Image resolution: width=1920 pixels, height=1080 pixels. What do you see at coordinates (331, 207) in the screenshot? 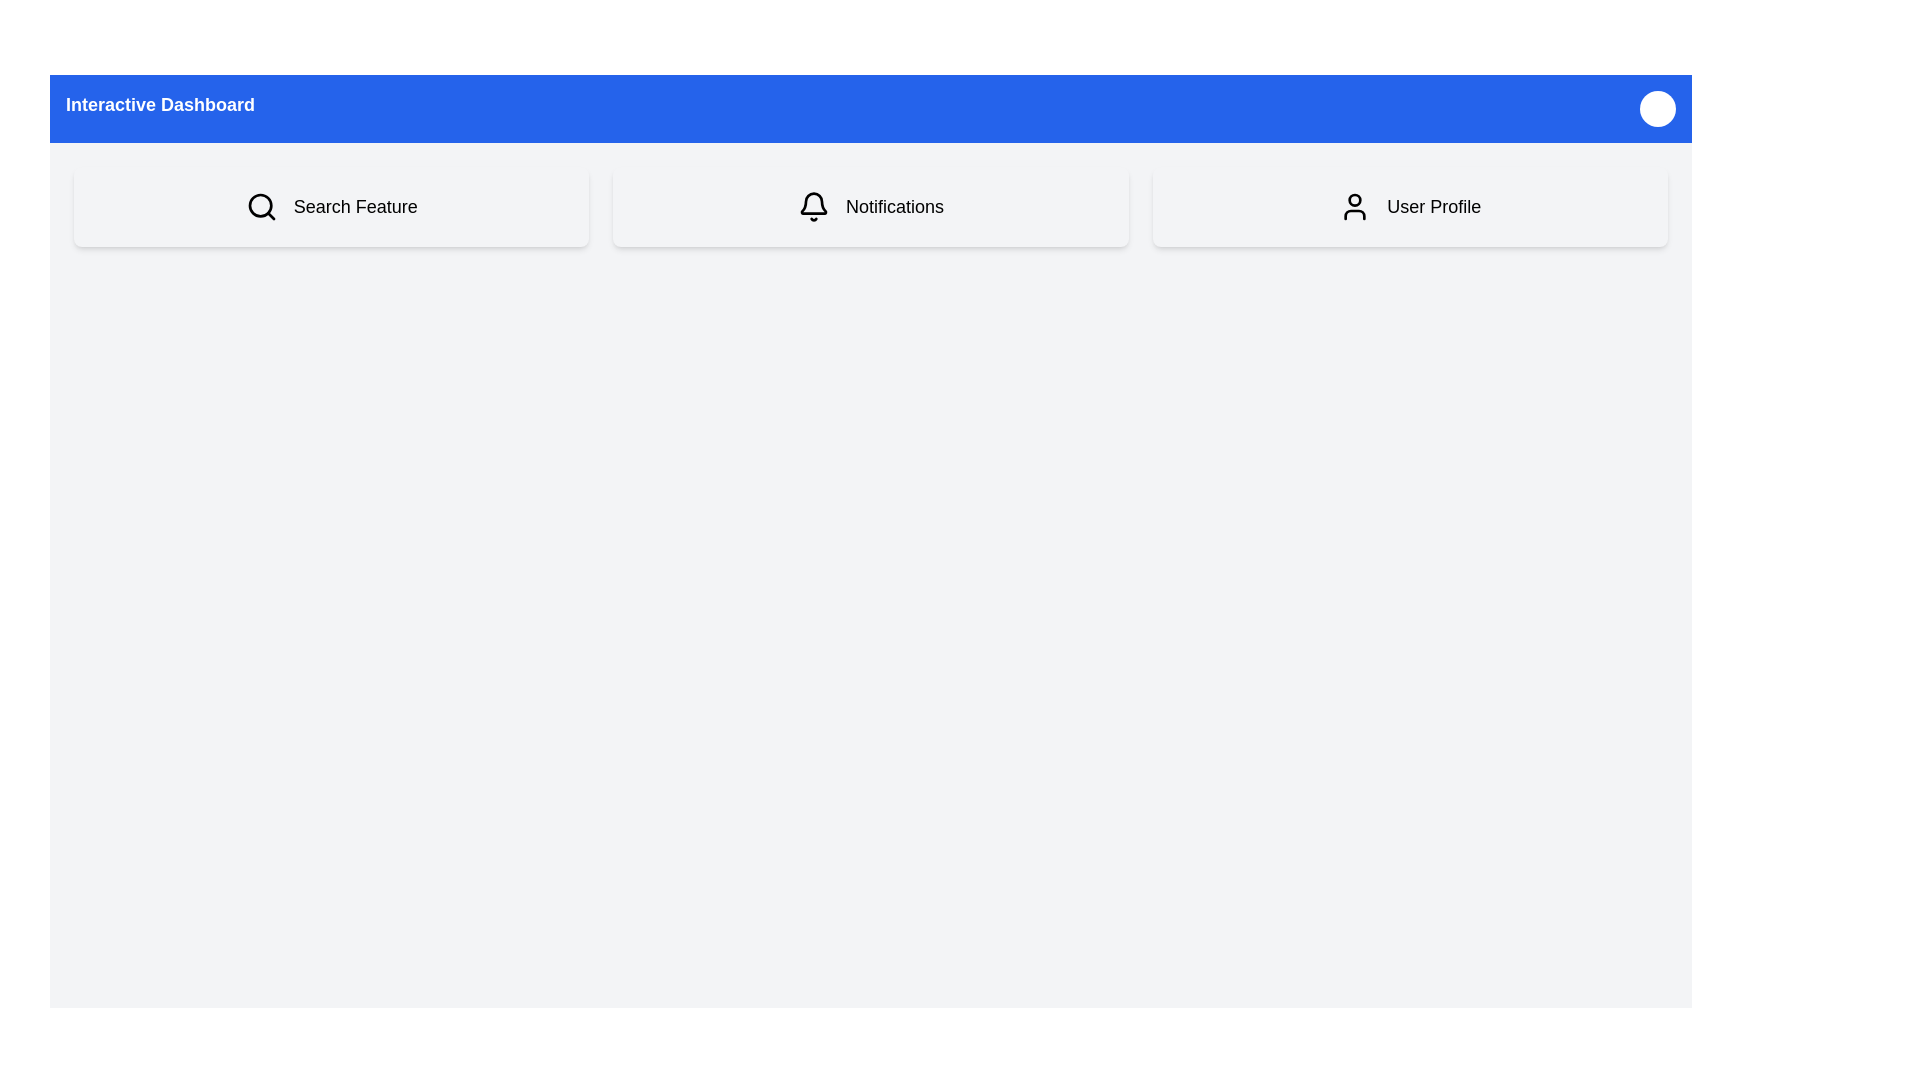
I see `the 'Search Feature' panel located at the top-left corner of the interface, below the blue header, and to the left of 'Notifications' and 'User Profile'` at bounding box center [331, 207].